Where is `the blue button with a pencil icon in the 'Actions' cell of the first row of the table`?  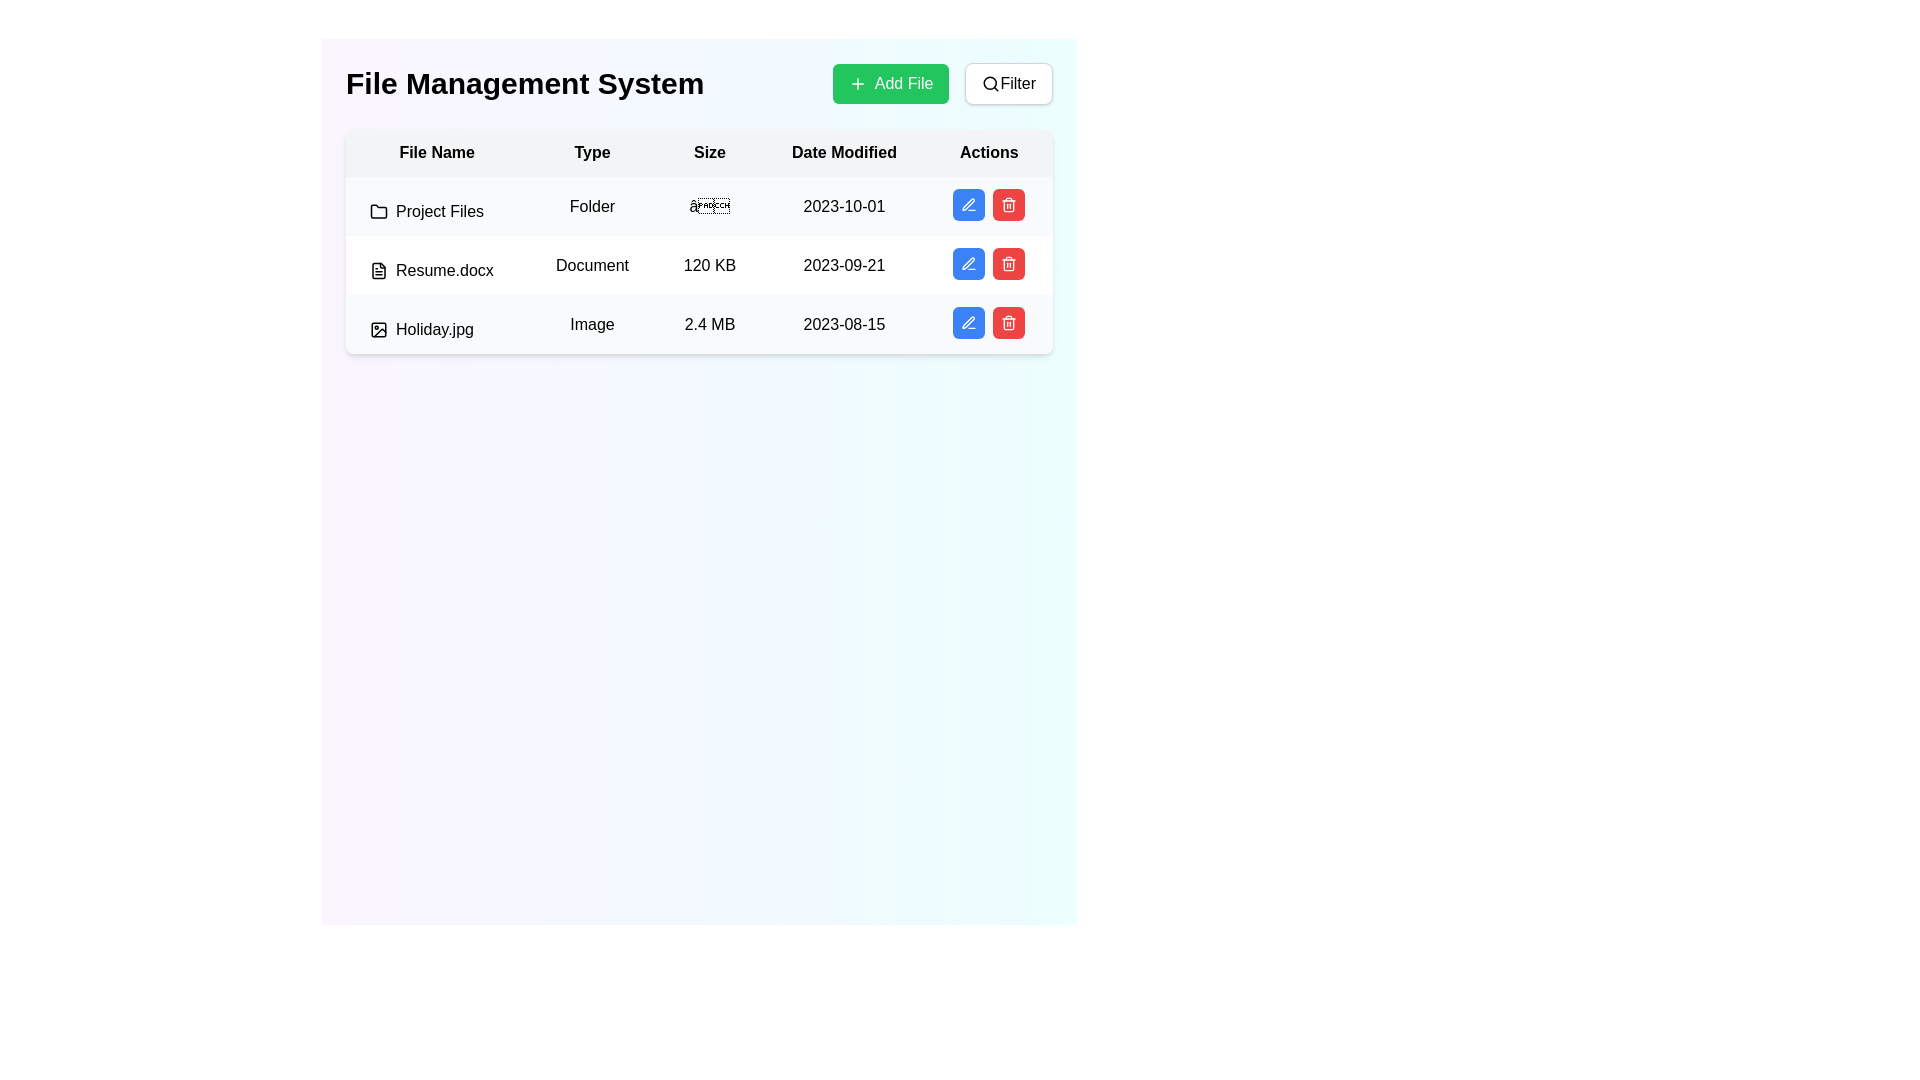
the blue button with a pencil icon in the 'Actions' cell of the first row of the table is located at coordinates (989, 204).